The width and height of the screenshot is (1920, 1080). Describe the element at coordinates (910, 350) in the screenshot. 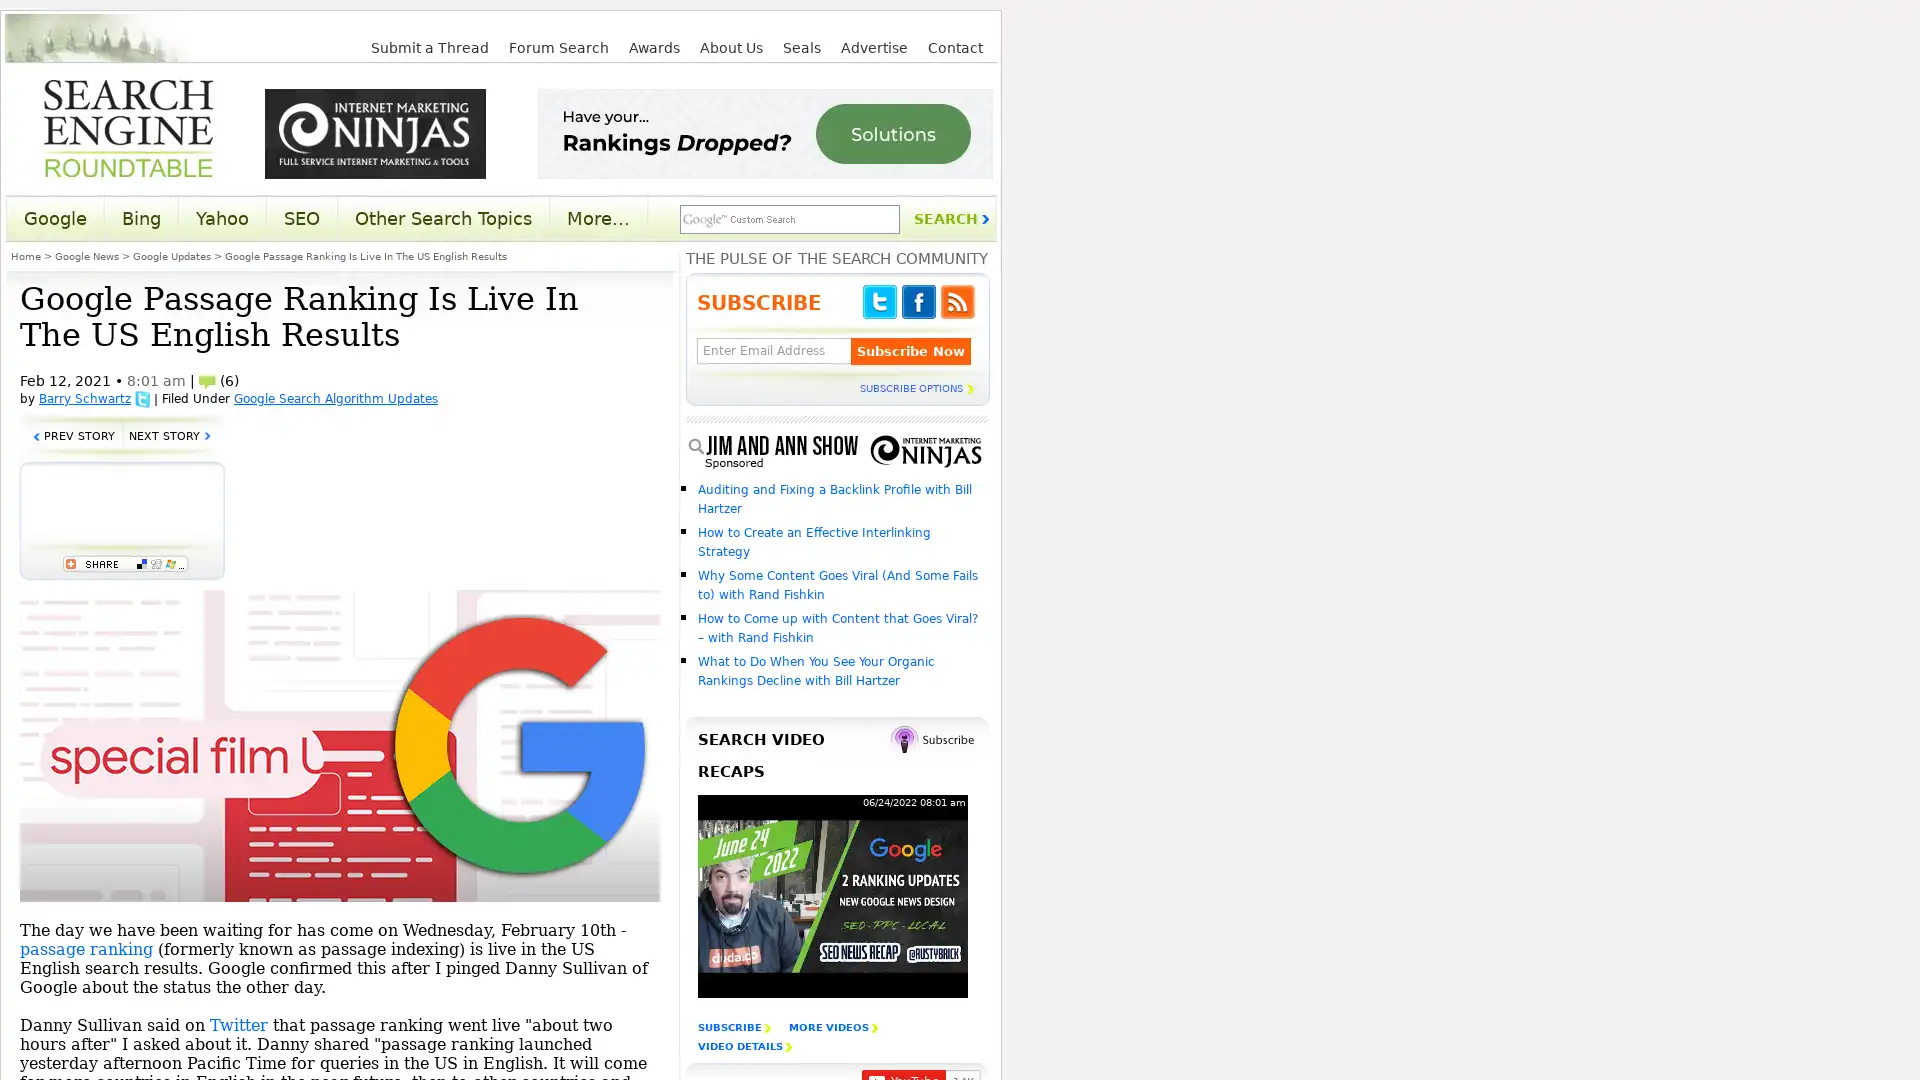

I see `Subscribe Now` at that location.